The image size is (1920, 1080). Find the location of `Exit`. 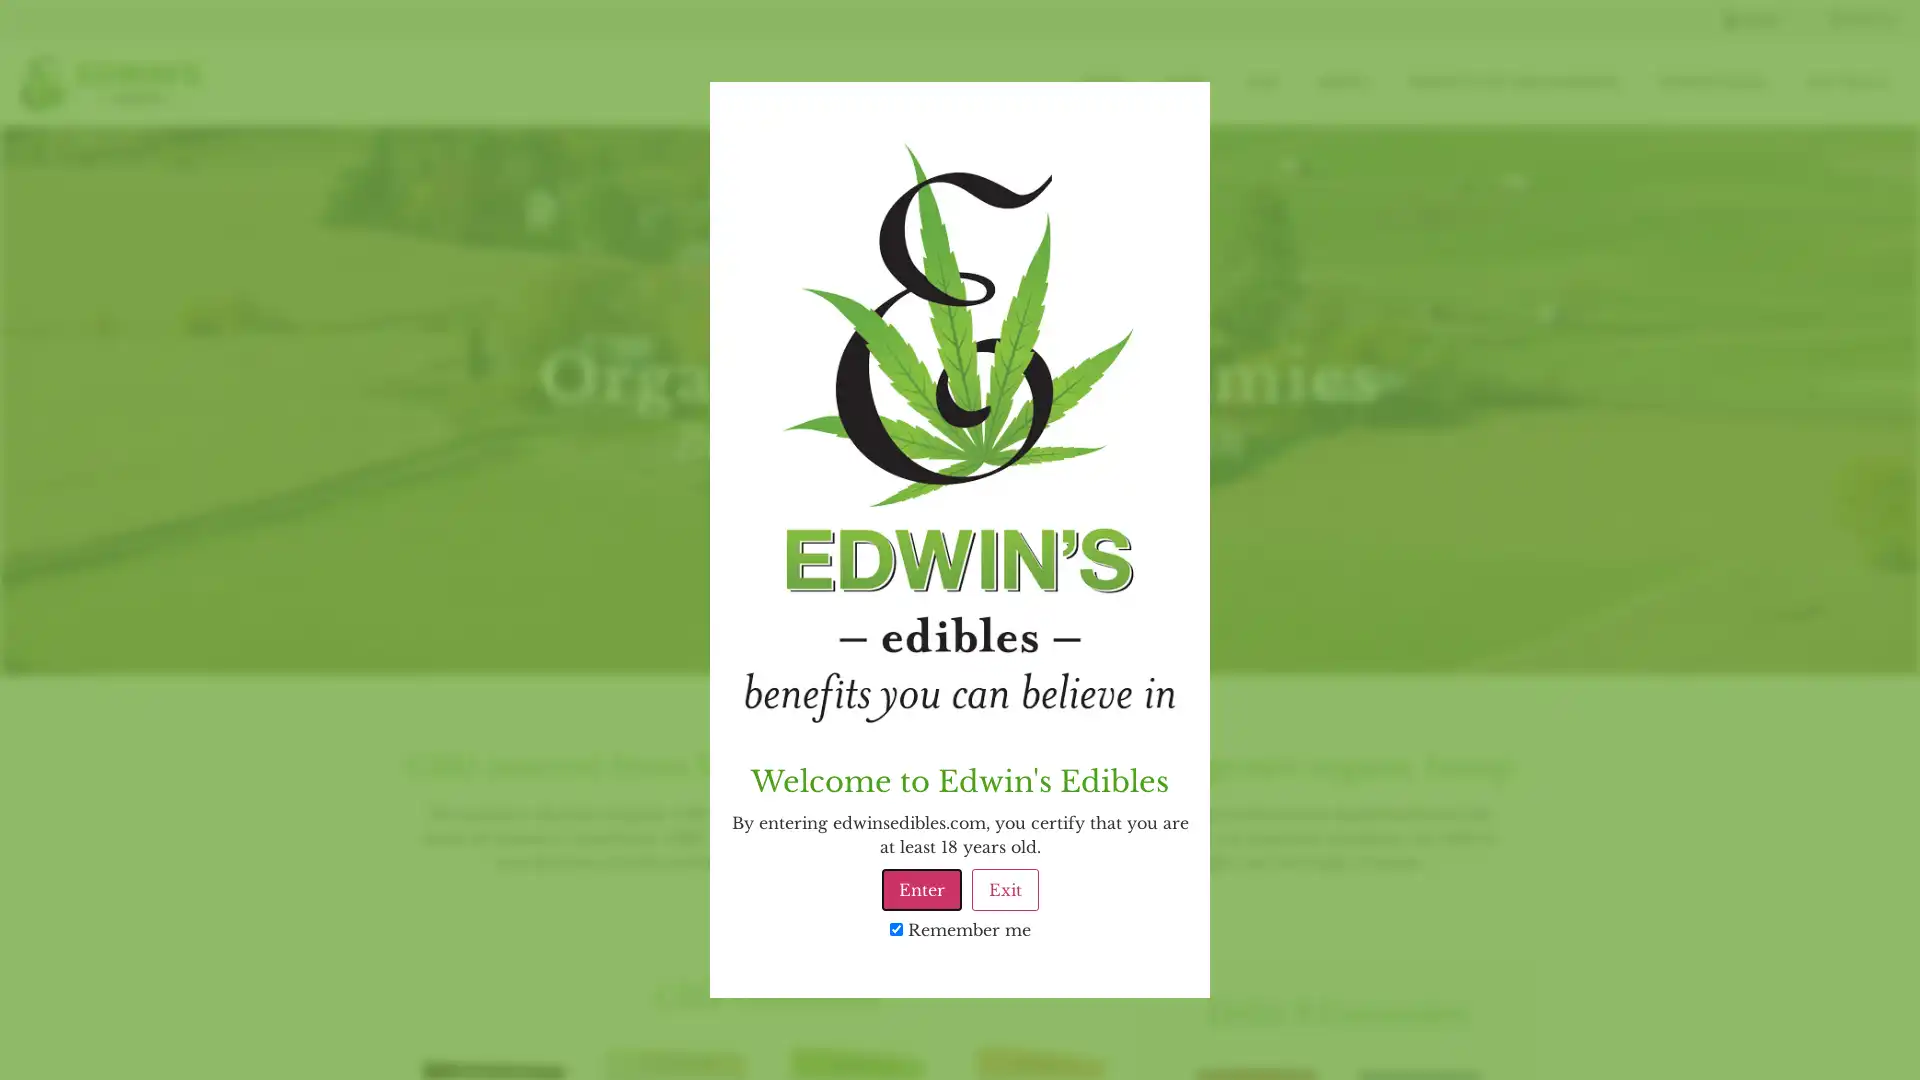

Exit is located at coordinates (1004, 889).